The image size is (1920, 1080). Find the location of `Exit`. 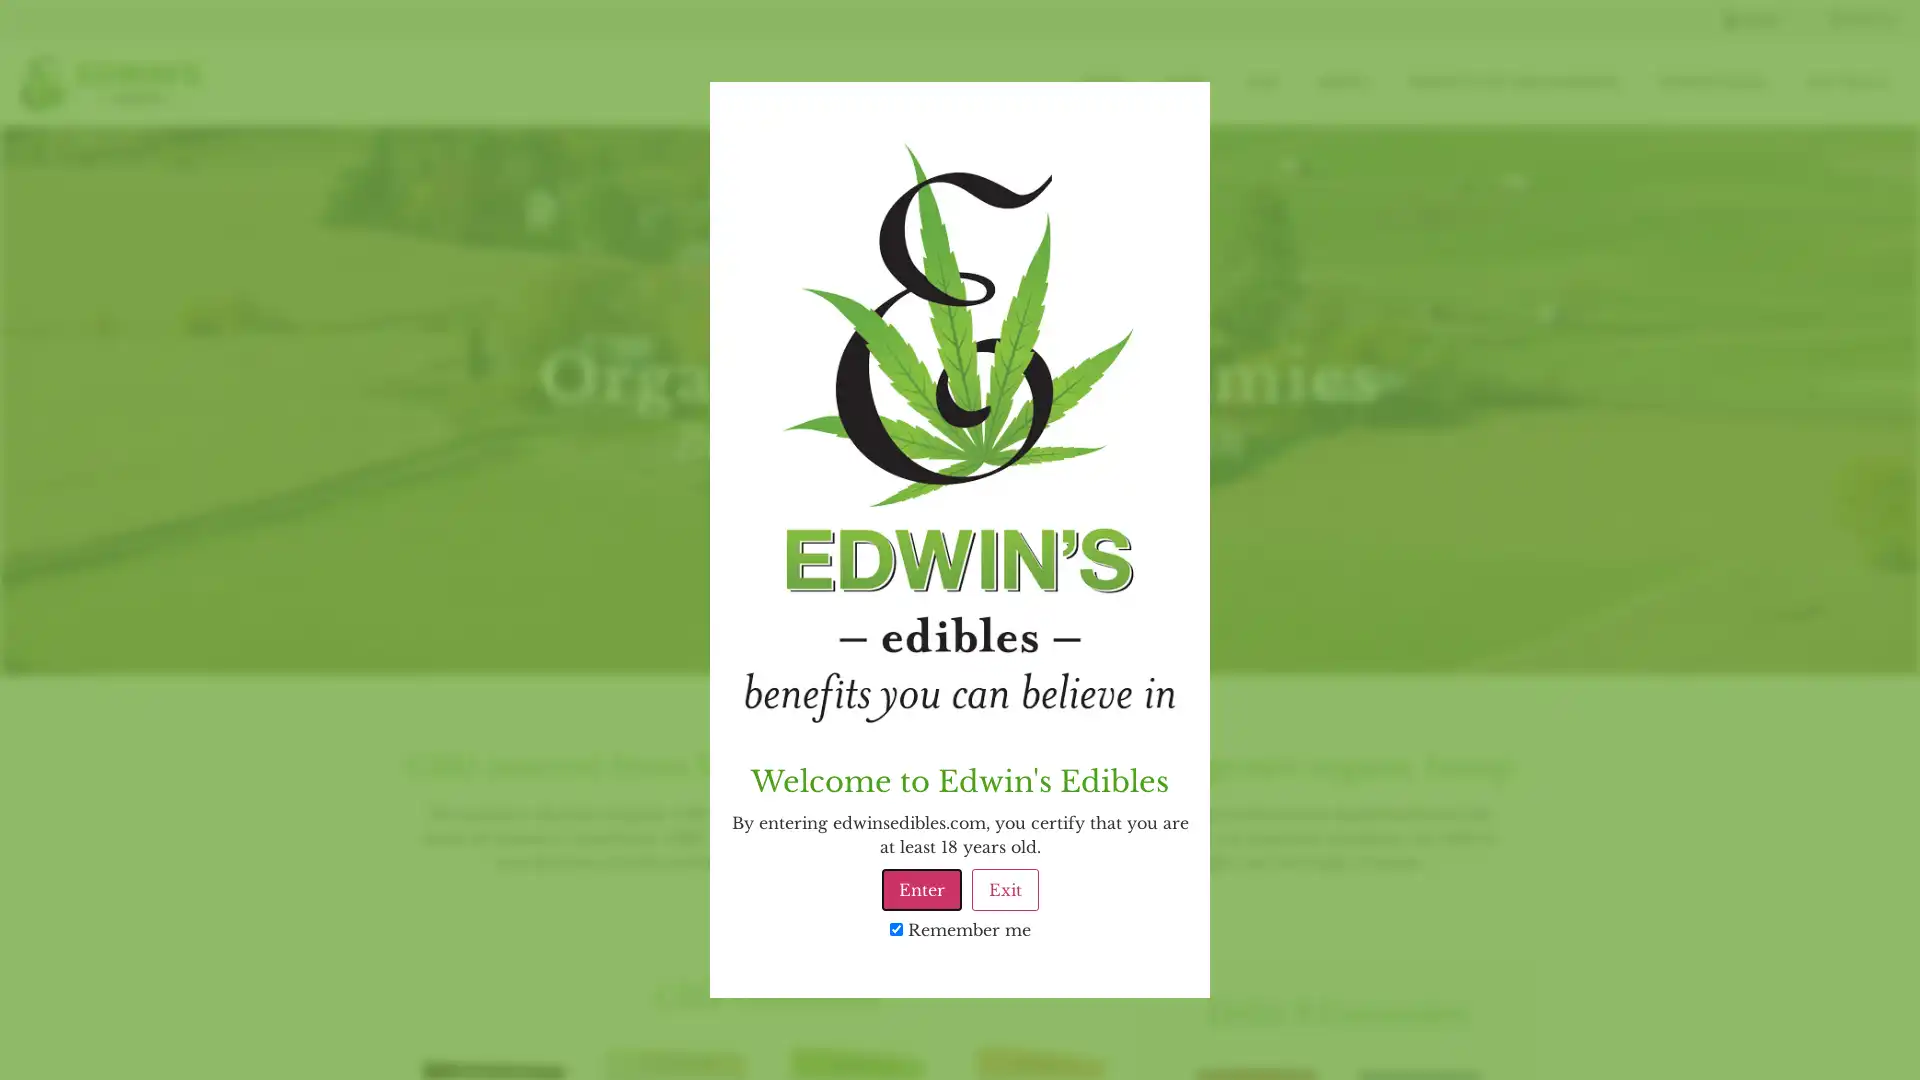

Exit is located at coordinates (1004, 889).